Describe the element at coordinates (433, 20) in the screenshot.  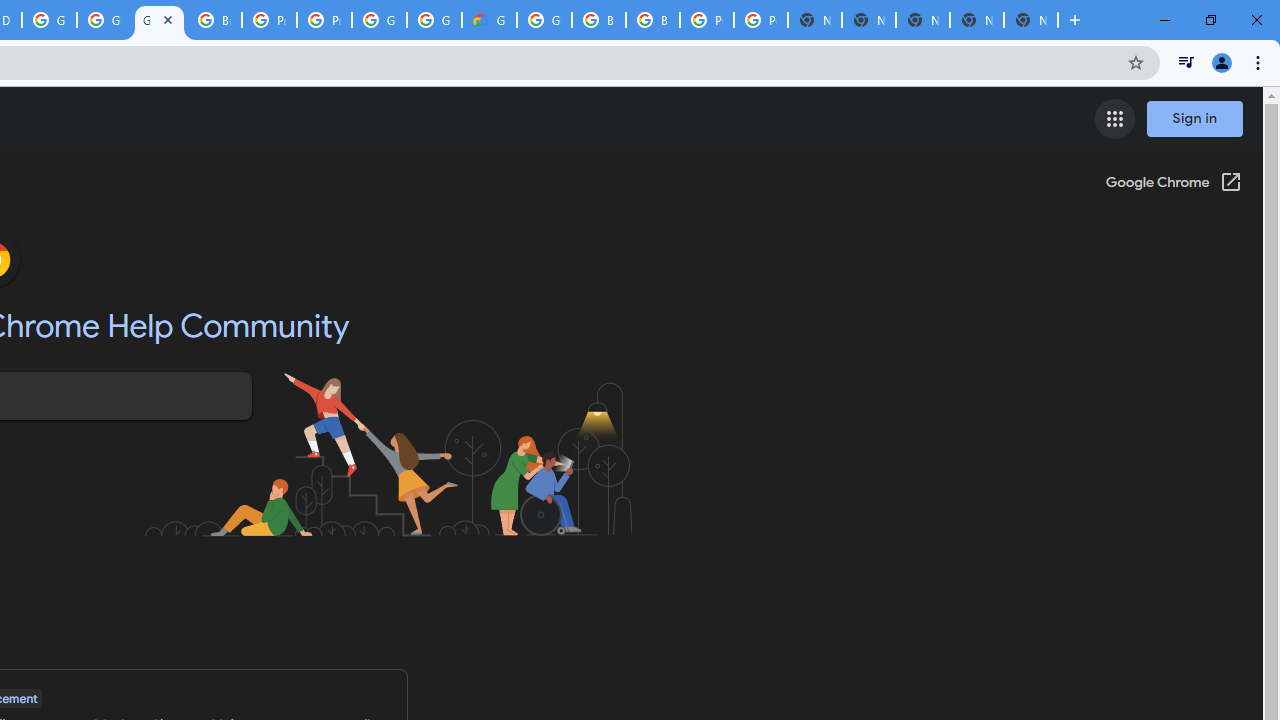
I see `'Google Cloud Platform'` at that location.